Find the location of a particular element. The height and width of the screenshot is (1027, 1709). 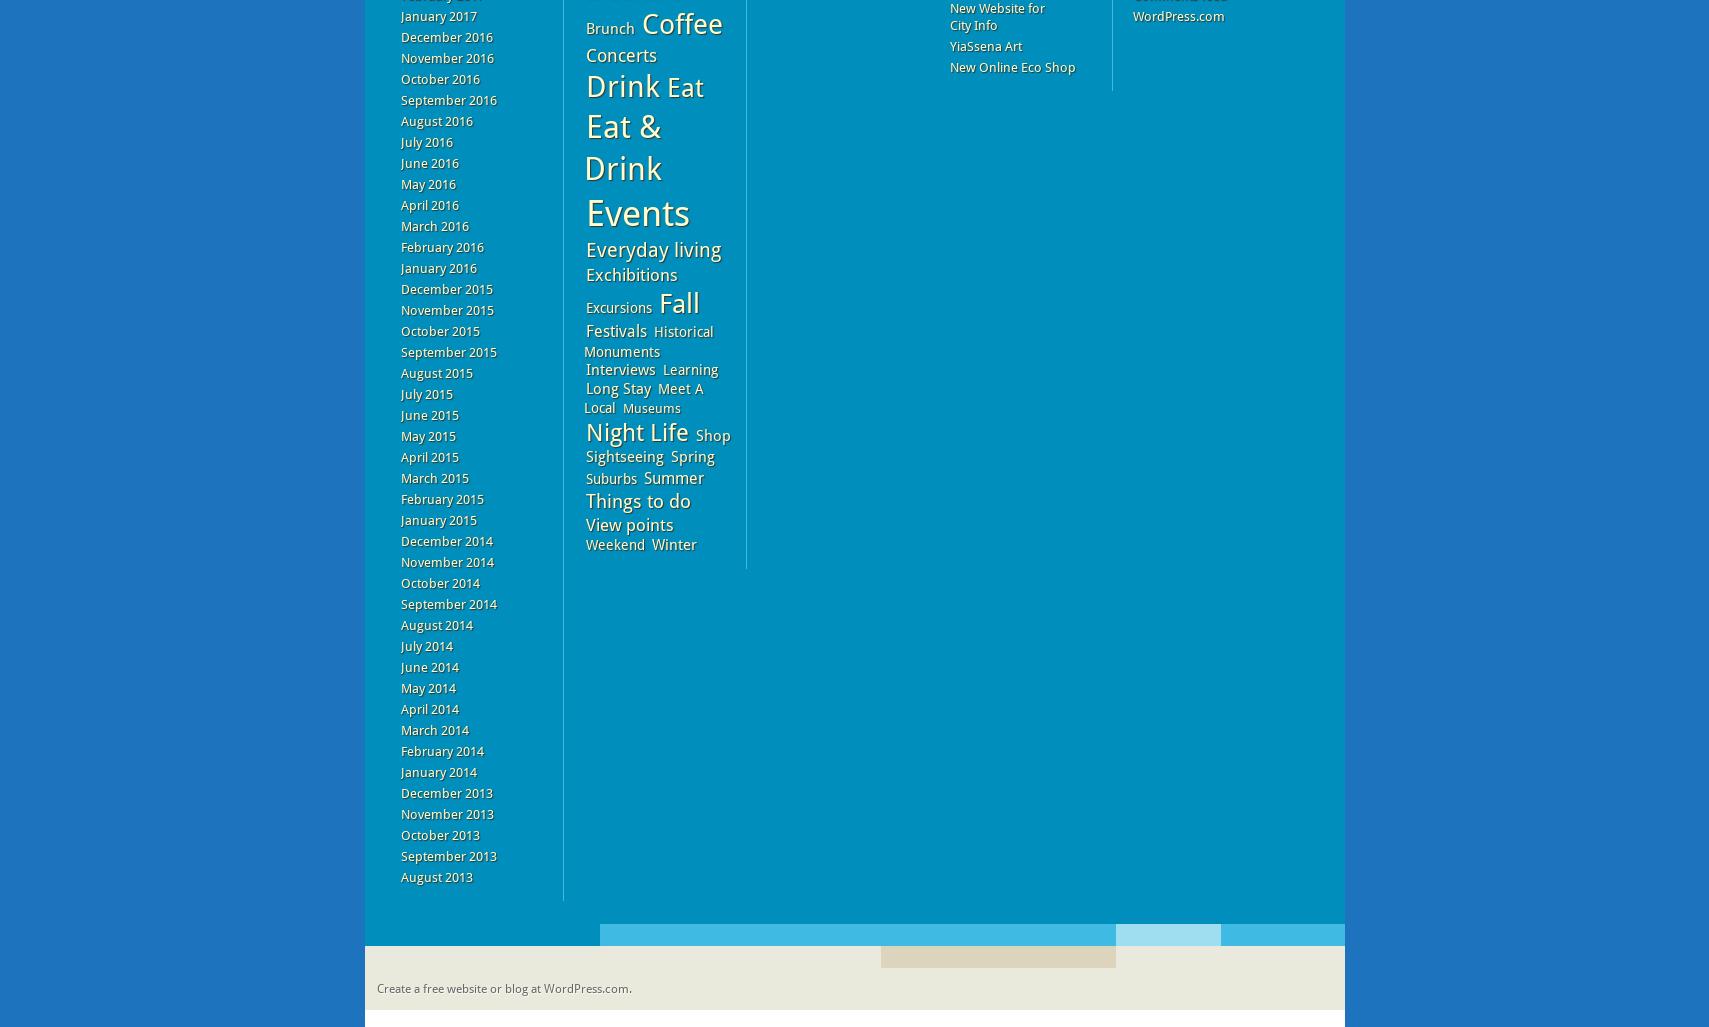

'January 2015' is located at coordinates (438, 519).